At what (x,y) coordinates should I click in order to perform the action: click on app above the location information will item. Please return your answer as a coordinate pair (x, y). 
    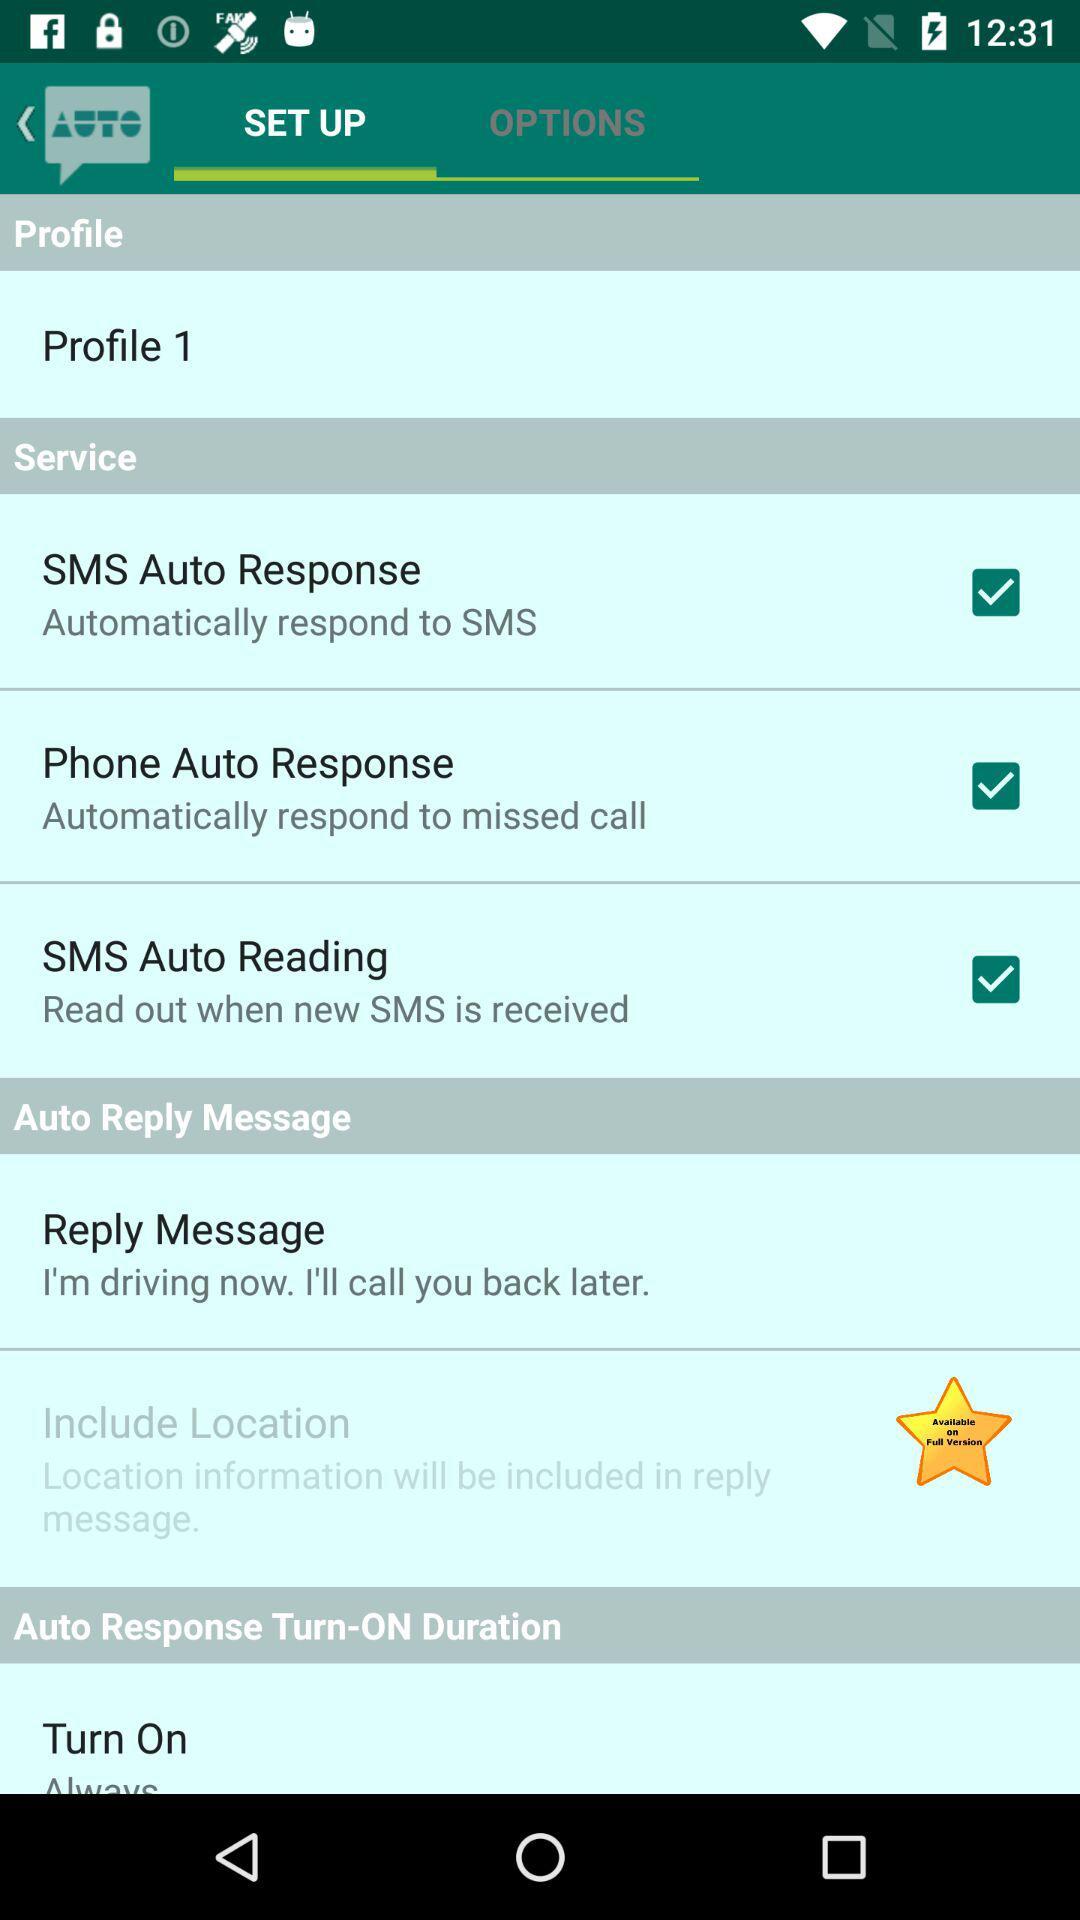
    Looking at the image, I should click on (196, 1420).